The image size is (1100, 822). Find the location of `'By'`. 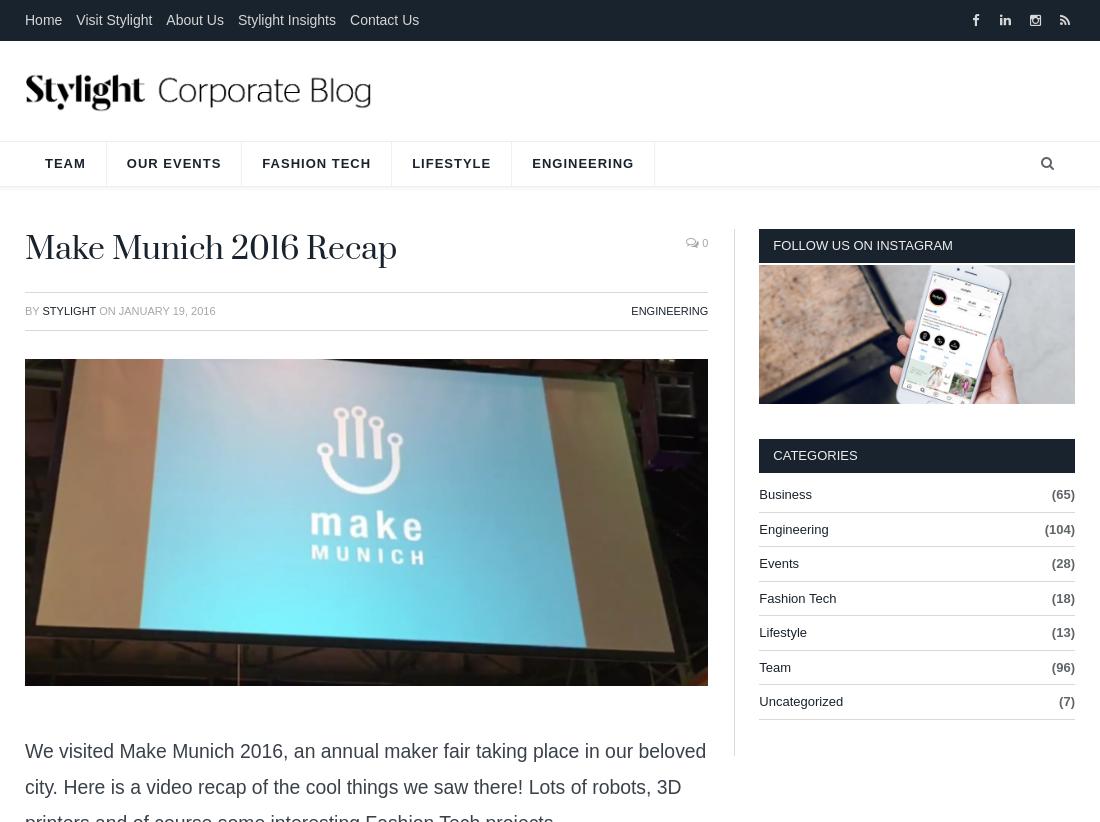

'By' is located at coordinates (32, 310).